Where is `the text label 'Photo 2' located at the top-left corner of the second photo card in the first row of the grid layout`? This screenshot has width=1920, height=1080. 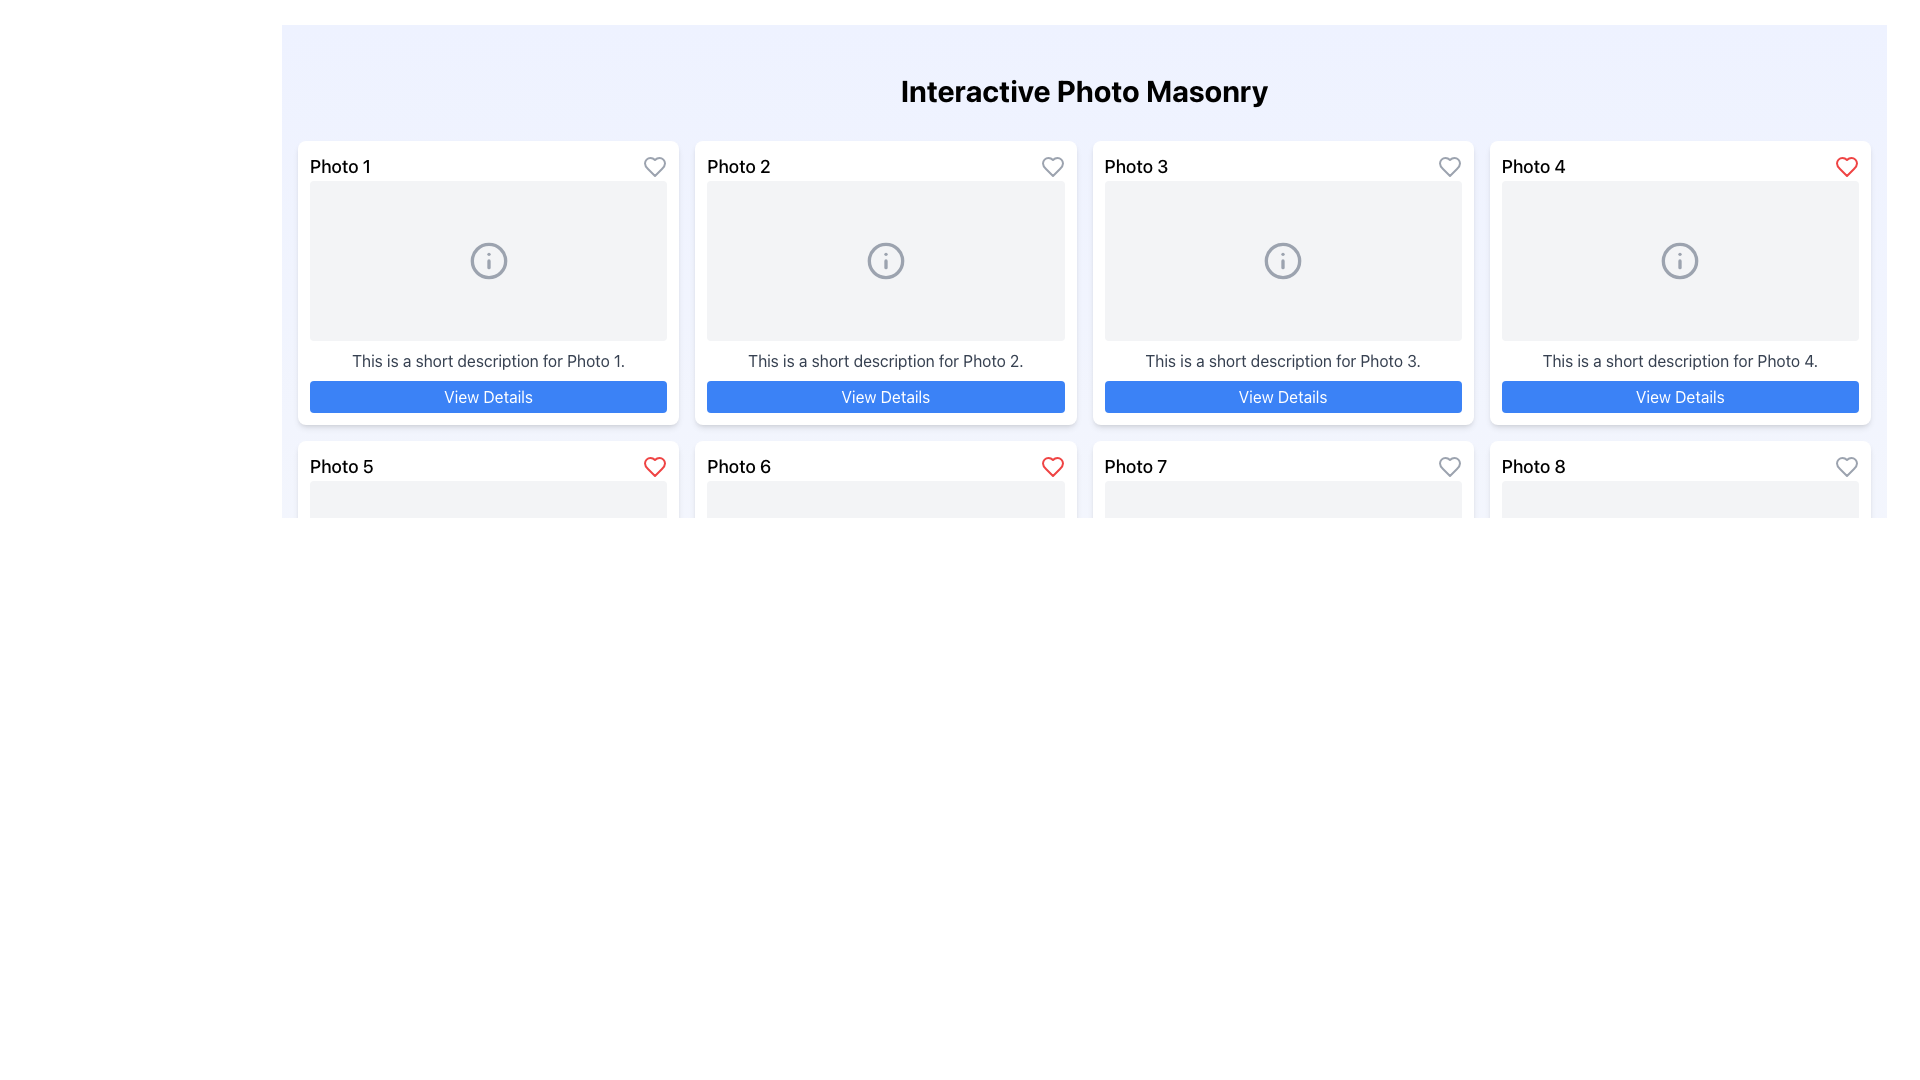 the text label 'Photo 2' located at the top-left corner of the second photo card in the first row of the grid layout is located at coordinates (738, 165).